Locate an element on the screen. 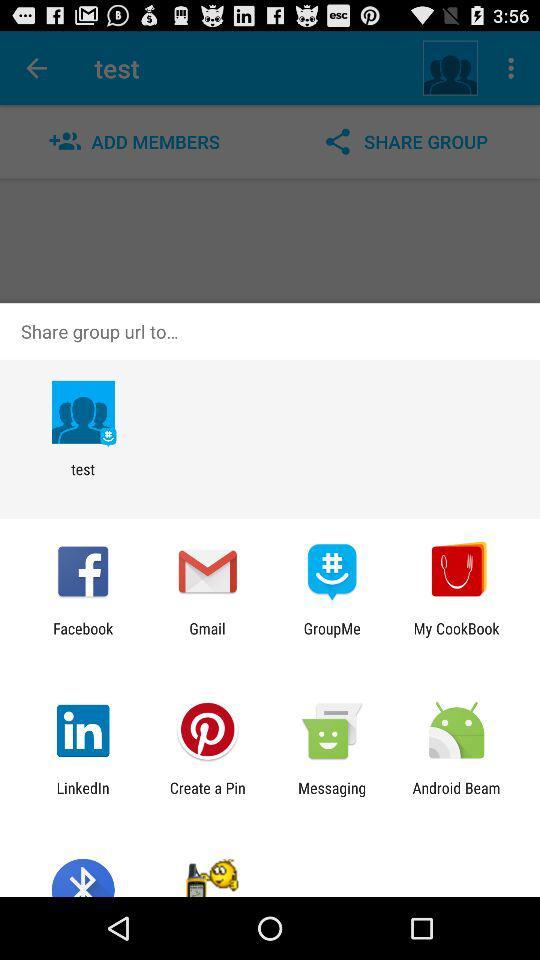 Image resolution: width=540 pixels, height=960 pixels. the icon next to the groupme is located at coordinates (456, 636).